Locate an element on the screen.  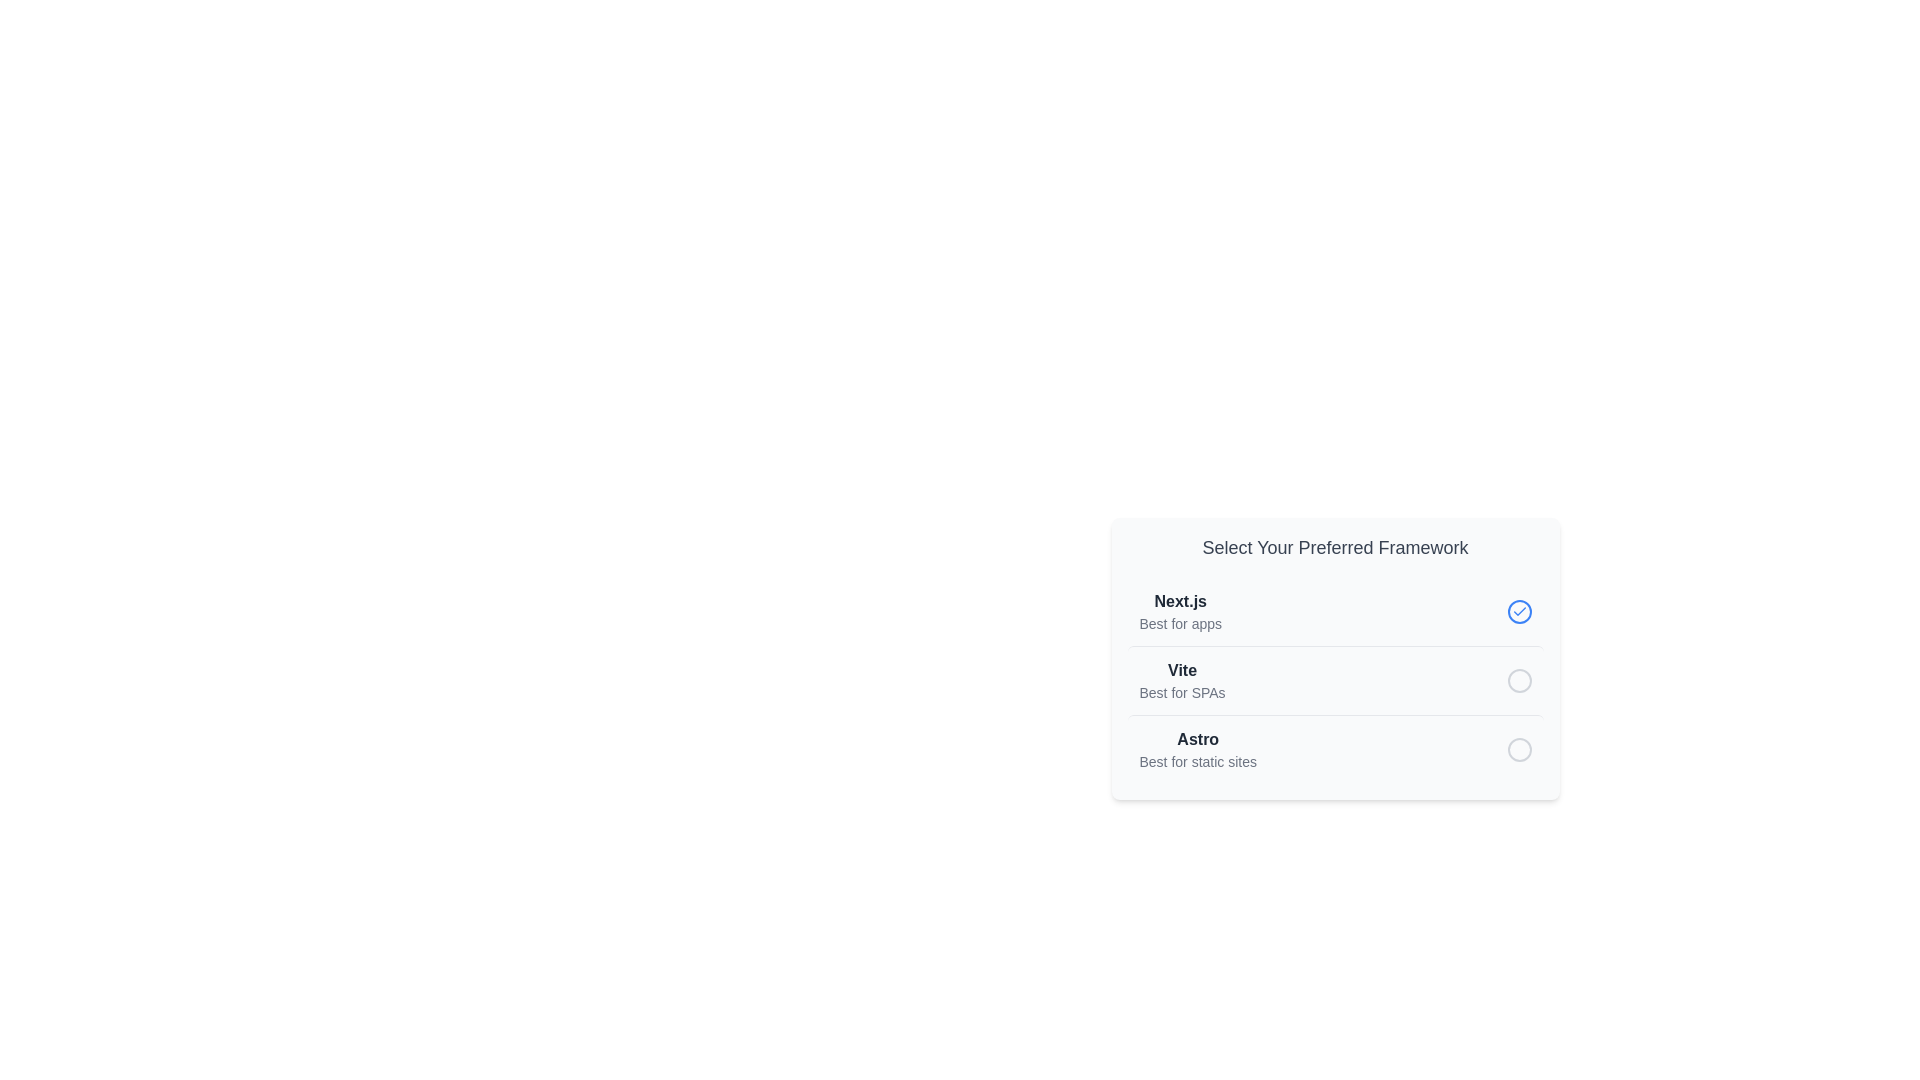
text string saying 'Best for apps', which is styled in a smaller gray font and located beneath the larger text 'Next.js' in the selection list is located at coordinates (1180, 623).